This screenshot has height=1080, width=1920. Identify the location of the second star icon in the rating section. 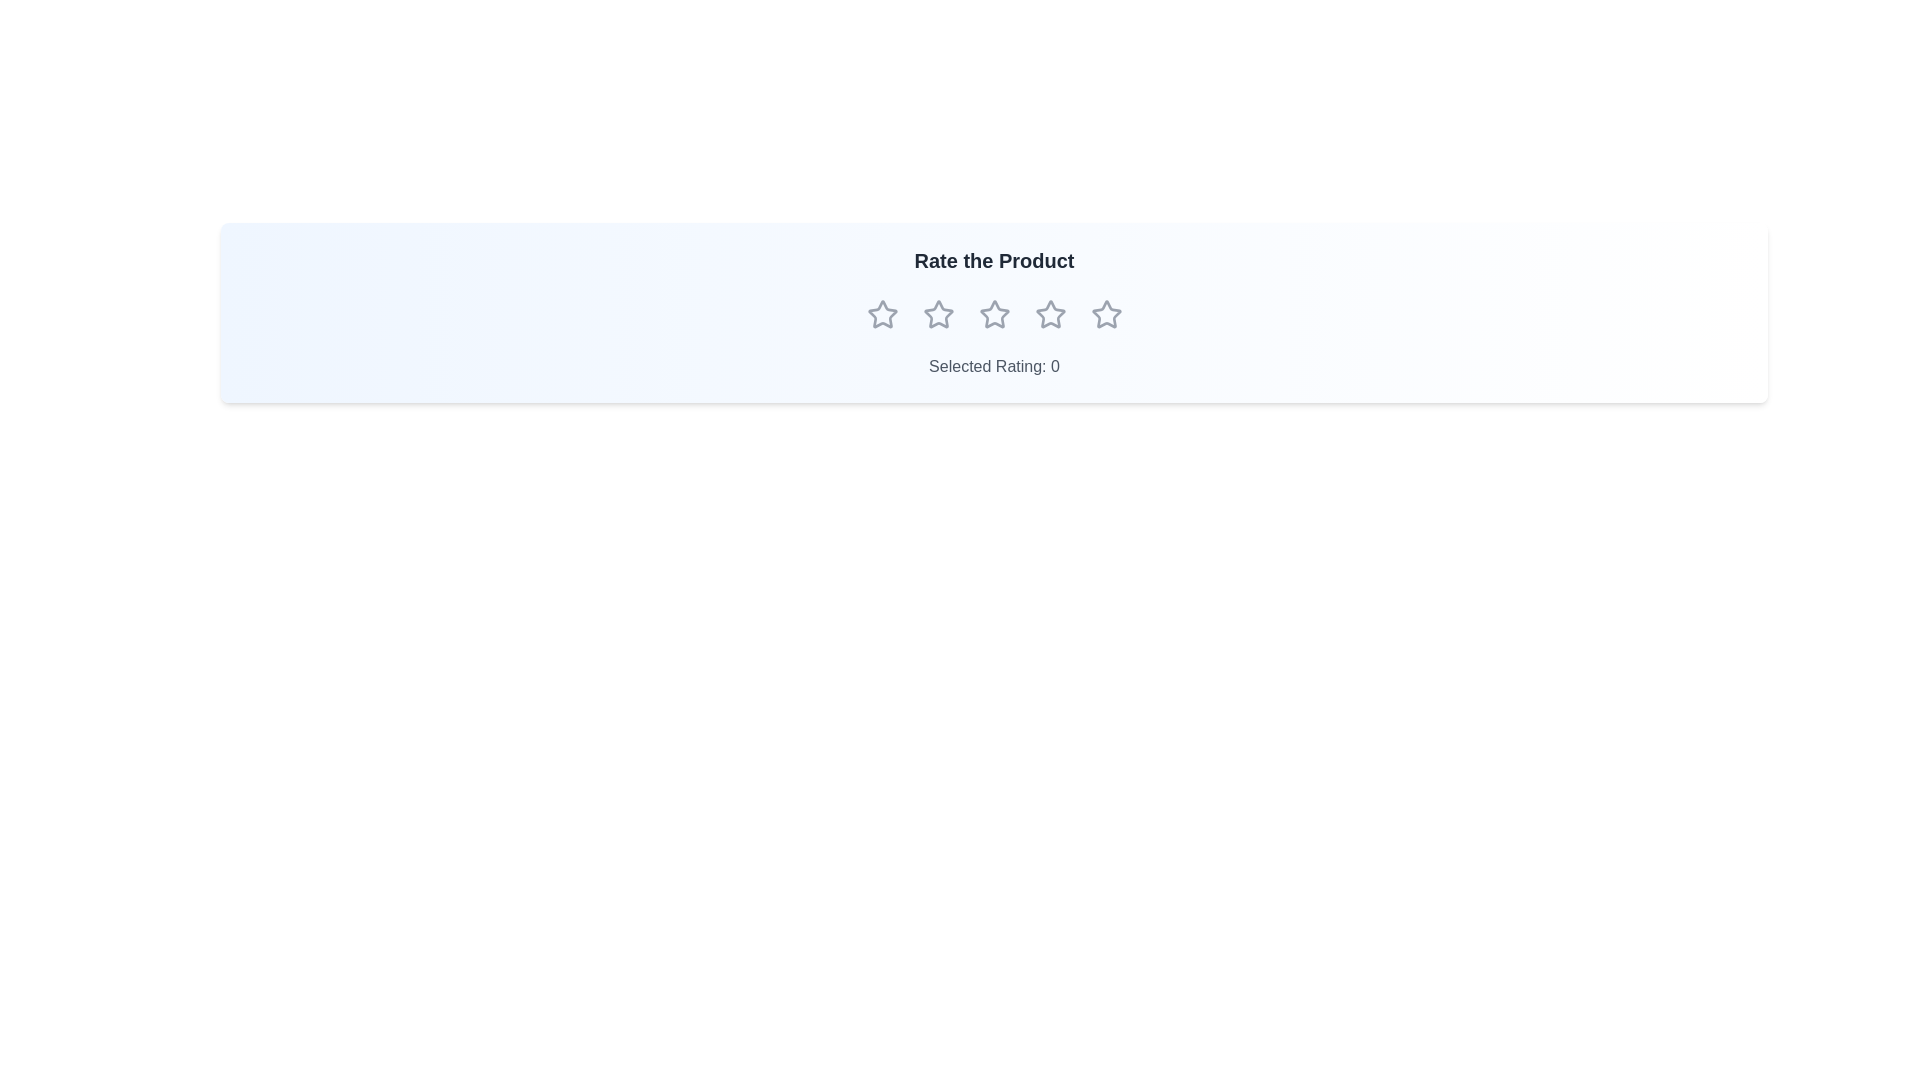
(937, 315).